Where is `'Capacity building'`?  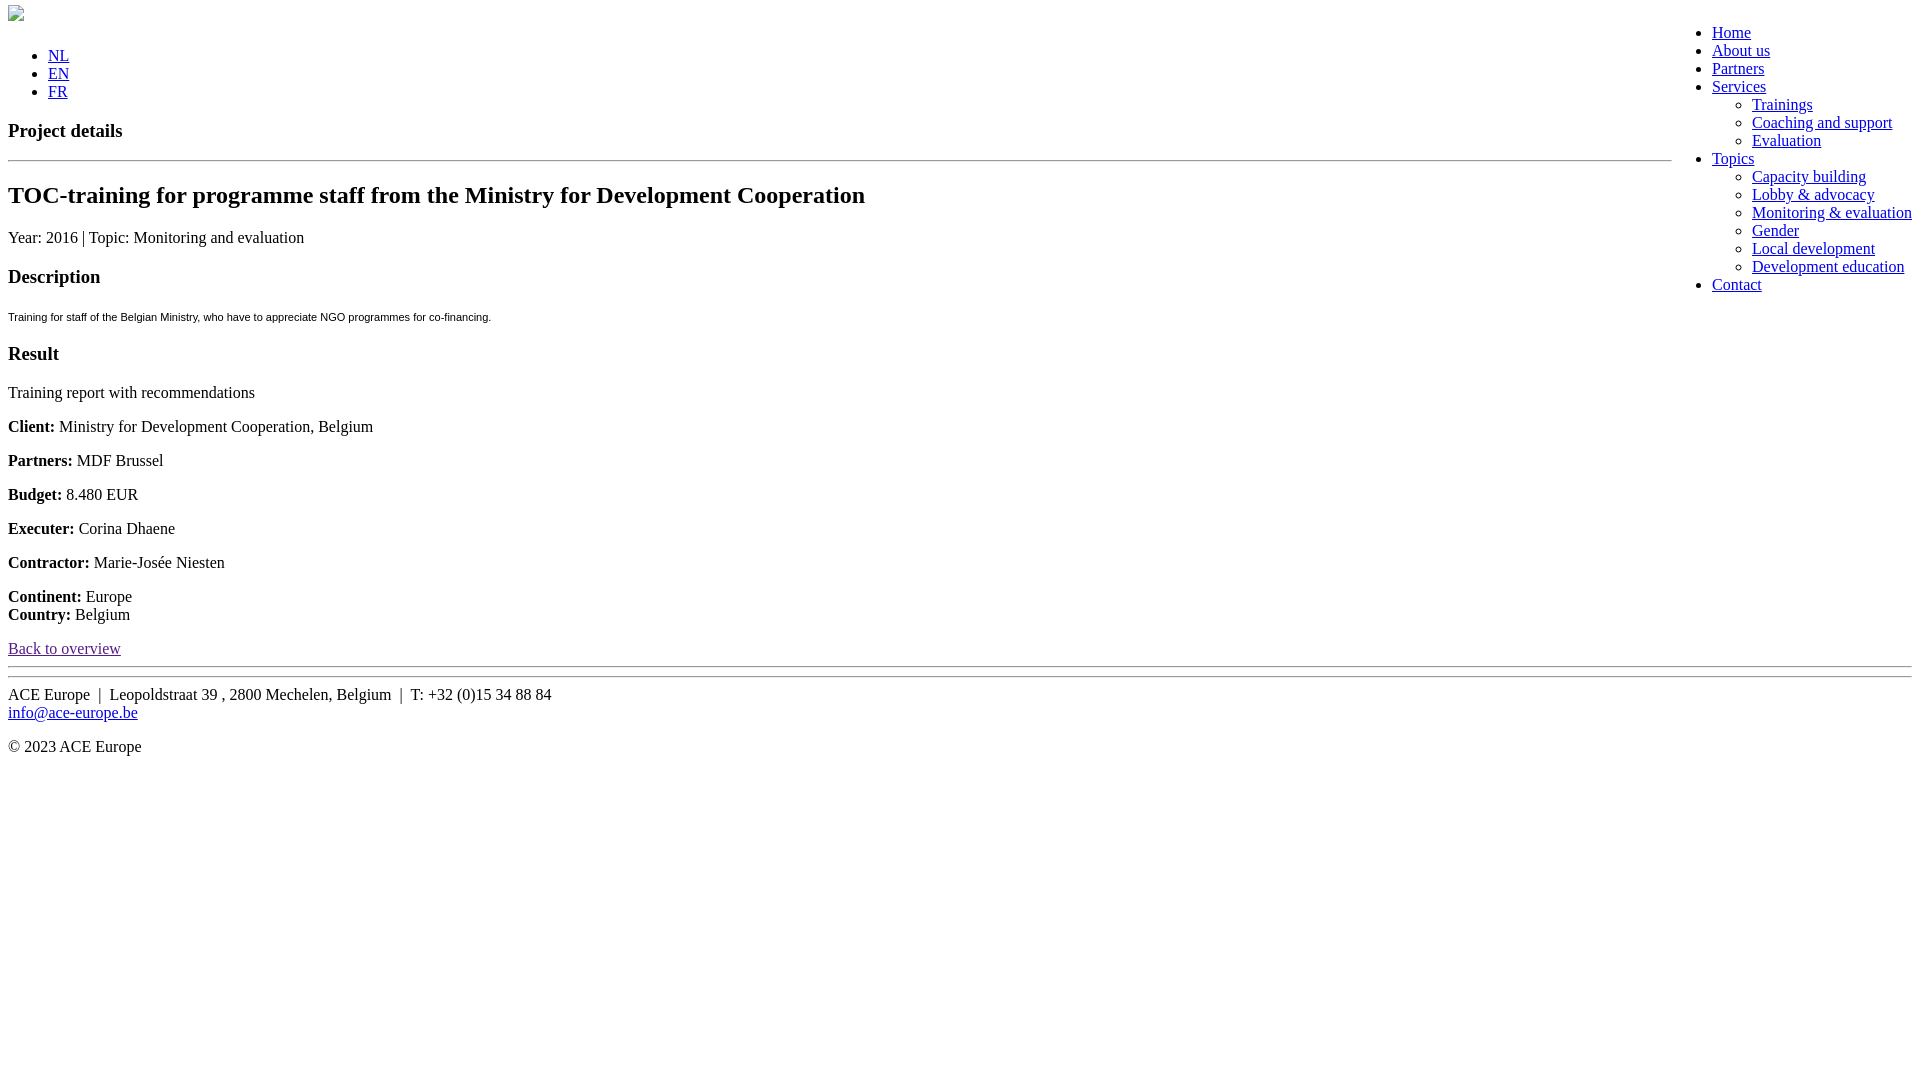
'Capacity building' is located at coordinates (1809, 175).